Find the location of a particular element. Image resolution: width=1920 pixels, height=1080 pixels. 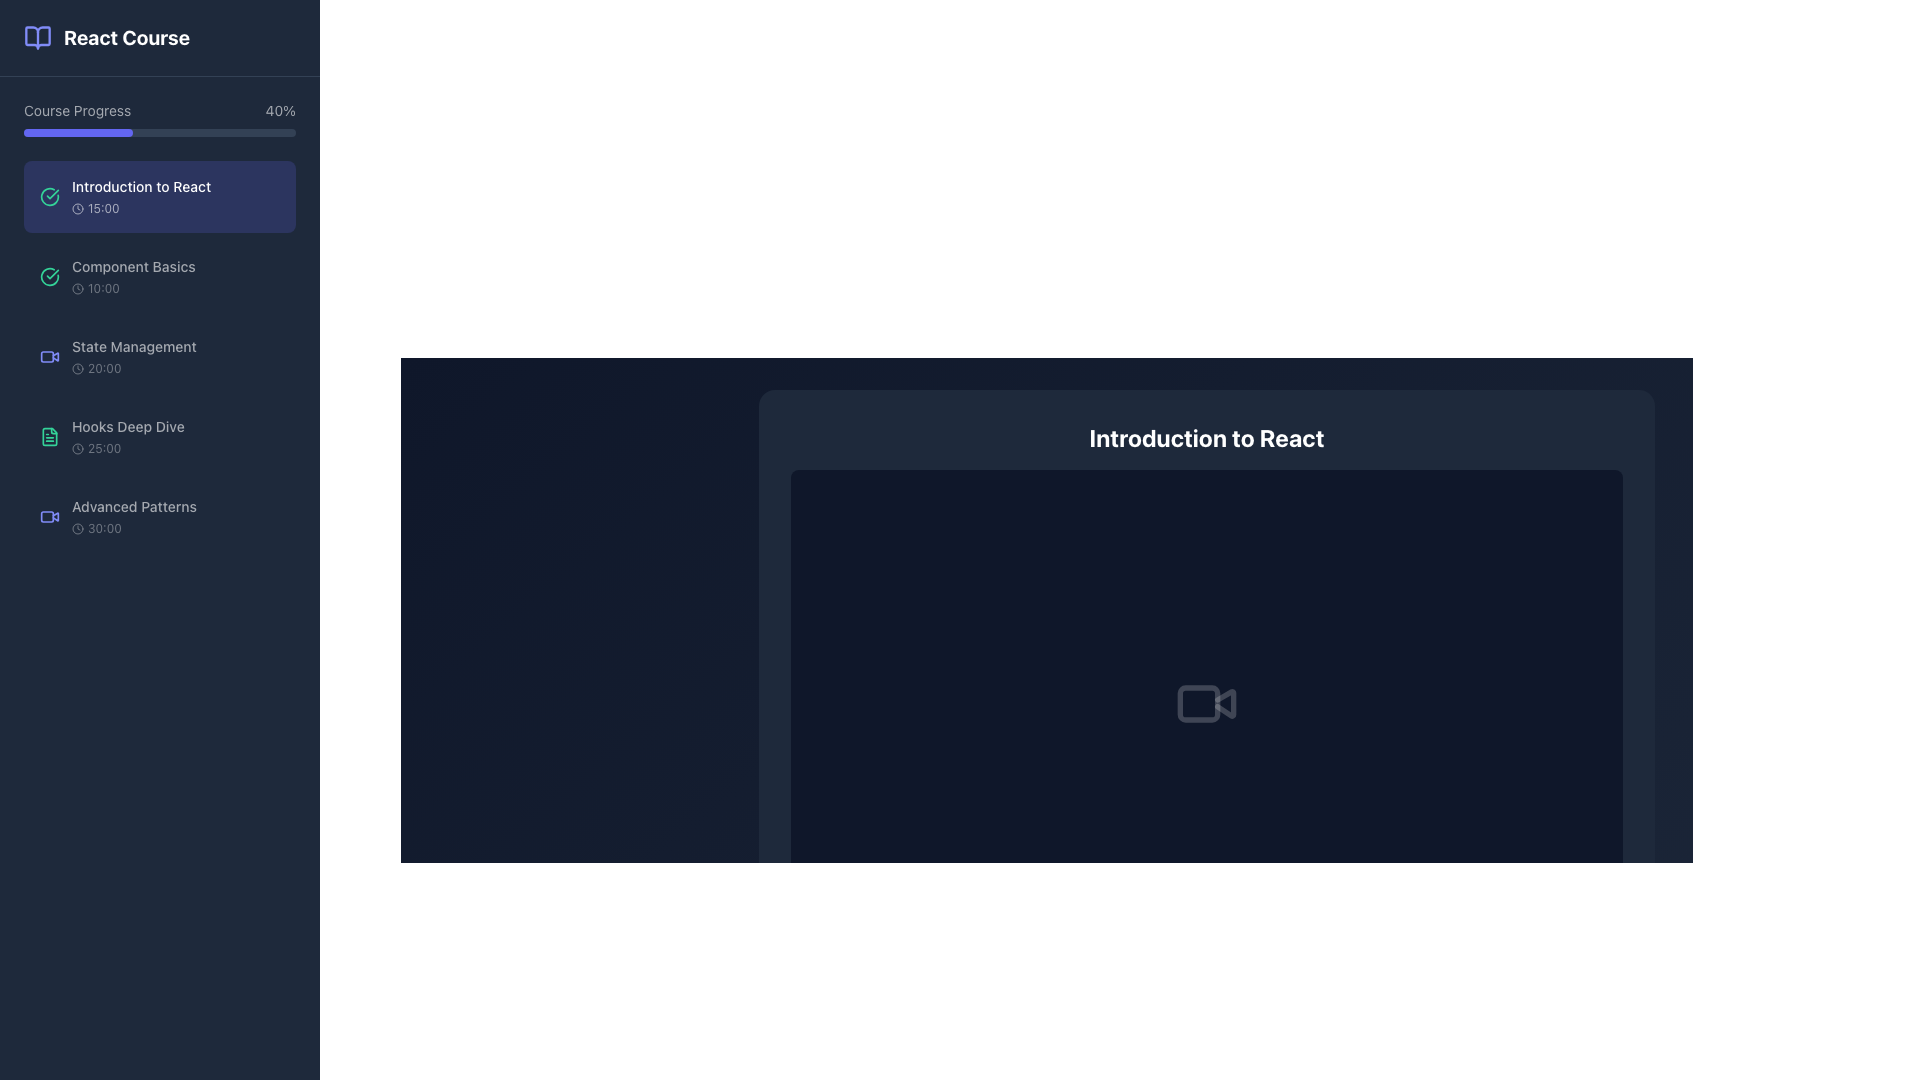

the clock icon located in the 'Introduction to React' section of the sidebar menu is located at coordinates (77, 208).